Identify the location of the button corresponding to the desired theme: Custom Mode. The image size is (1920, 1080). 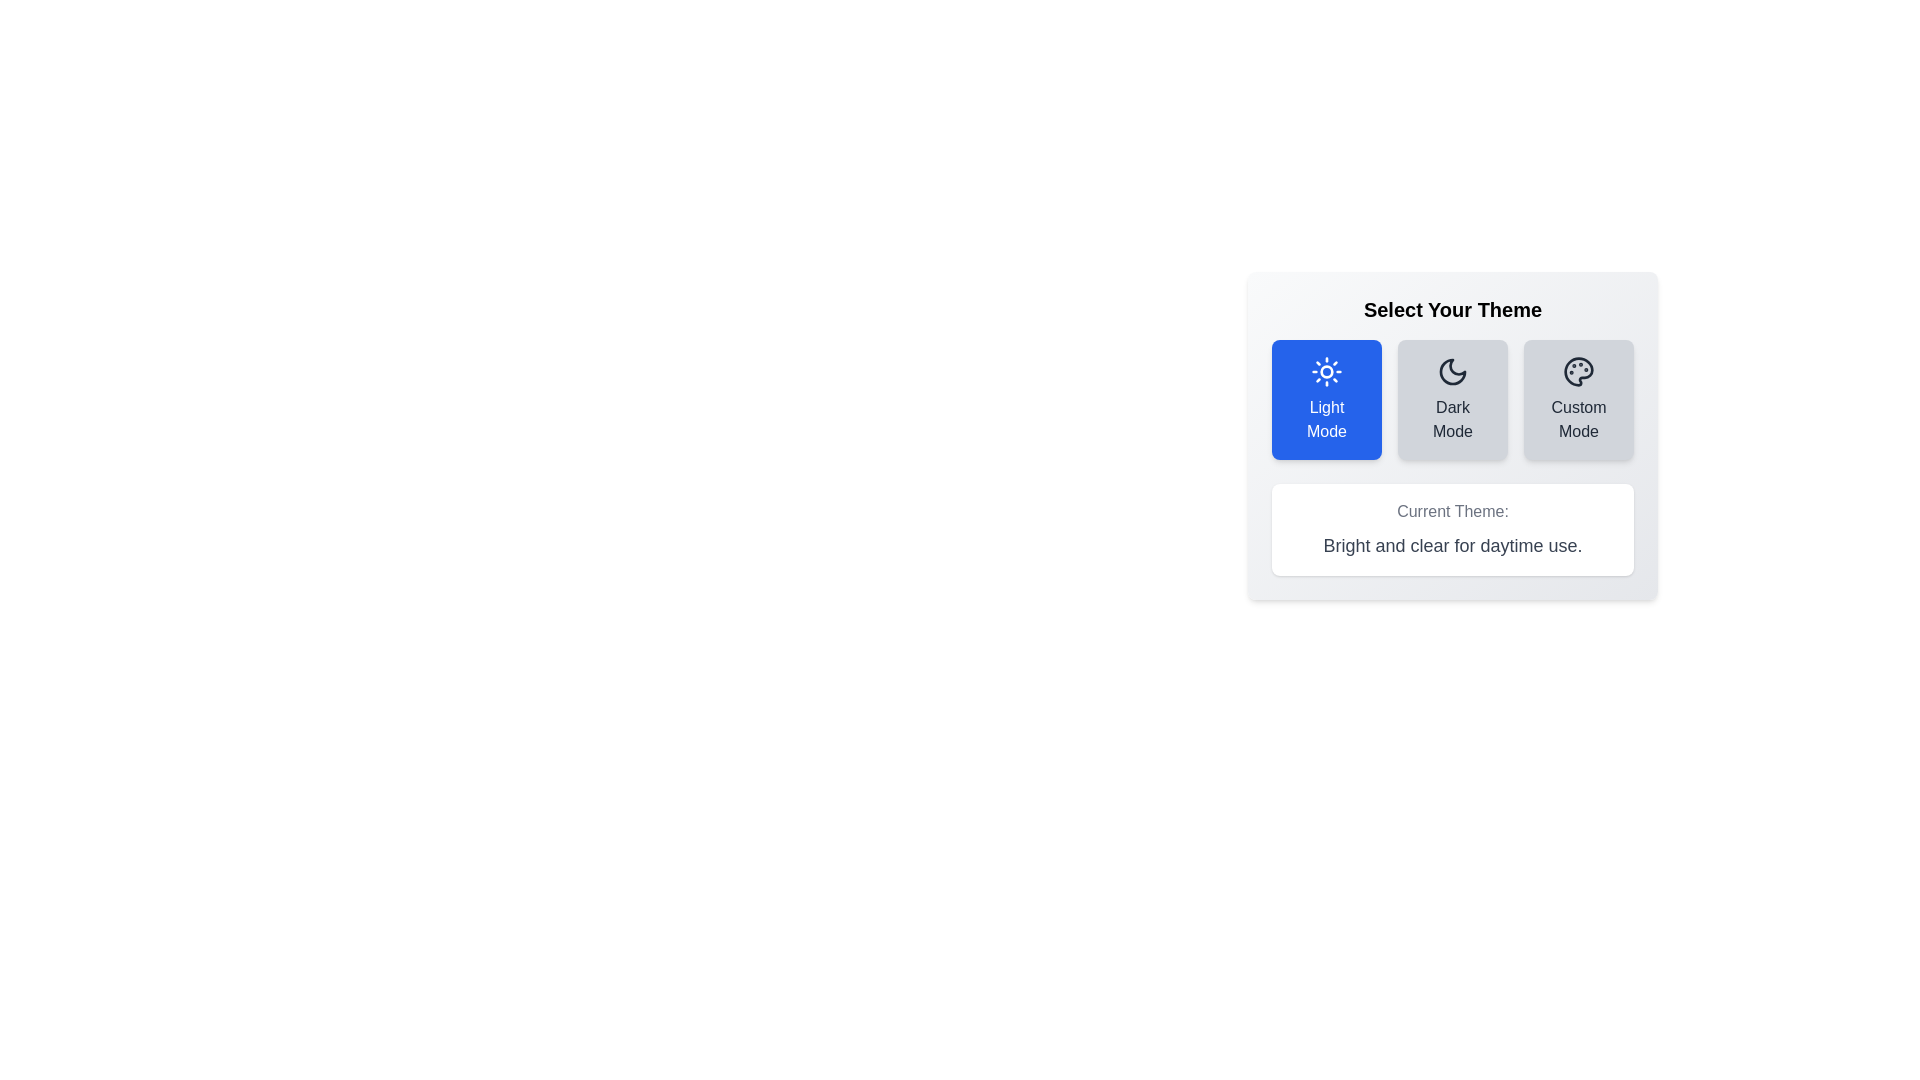
(1578, 400).